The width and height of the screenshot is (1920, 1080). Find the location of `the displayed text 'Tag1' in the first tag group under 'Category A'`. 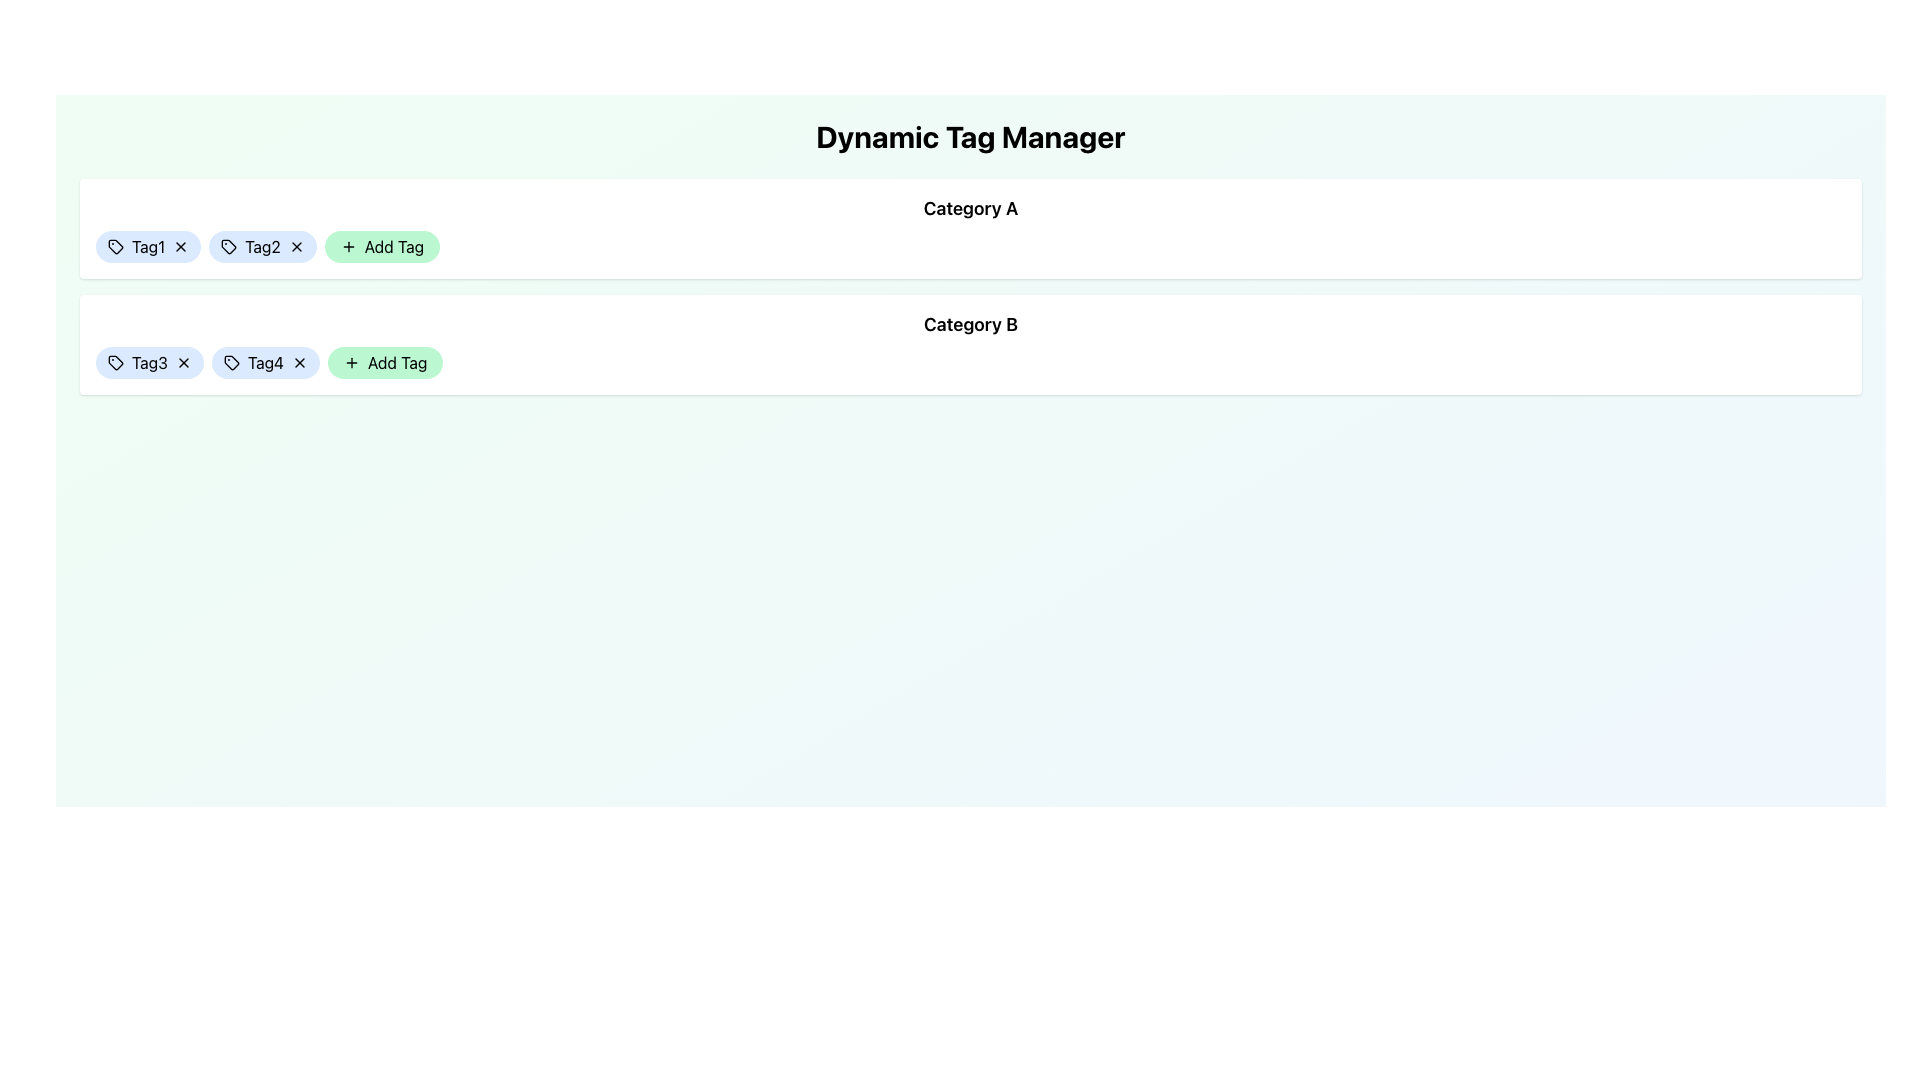

the displayed text 'Tag1' in the first tag group under 'Category A' is located at coordinates (147, 245).